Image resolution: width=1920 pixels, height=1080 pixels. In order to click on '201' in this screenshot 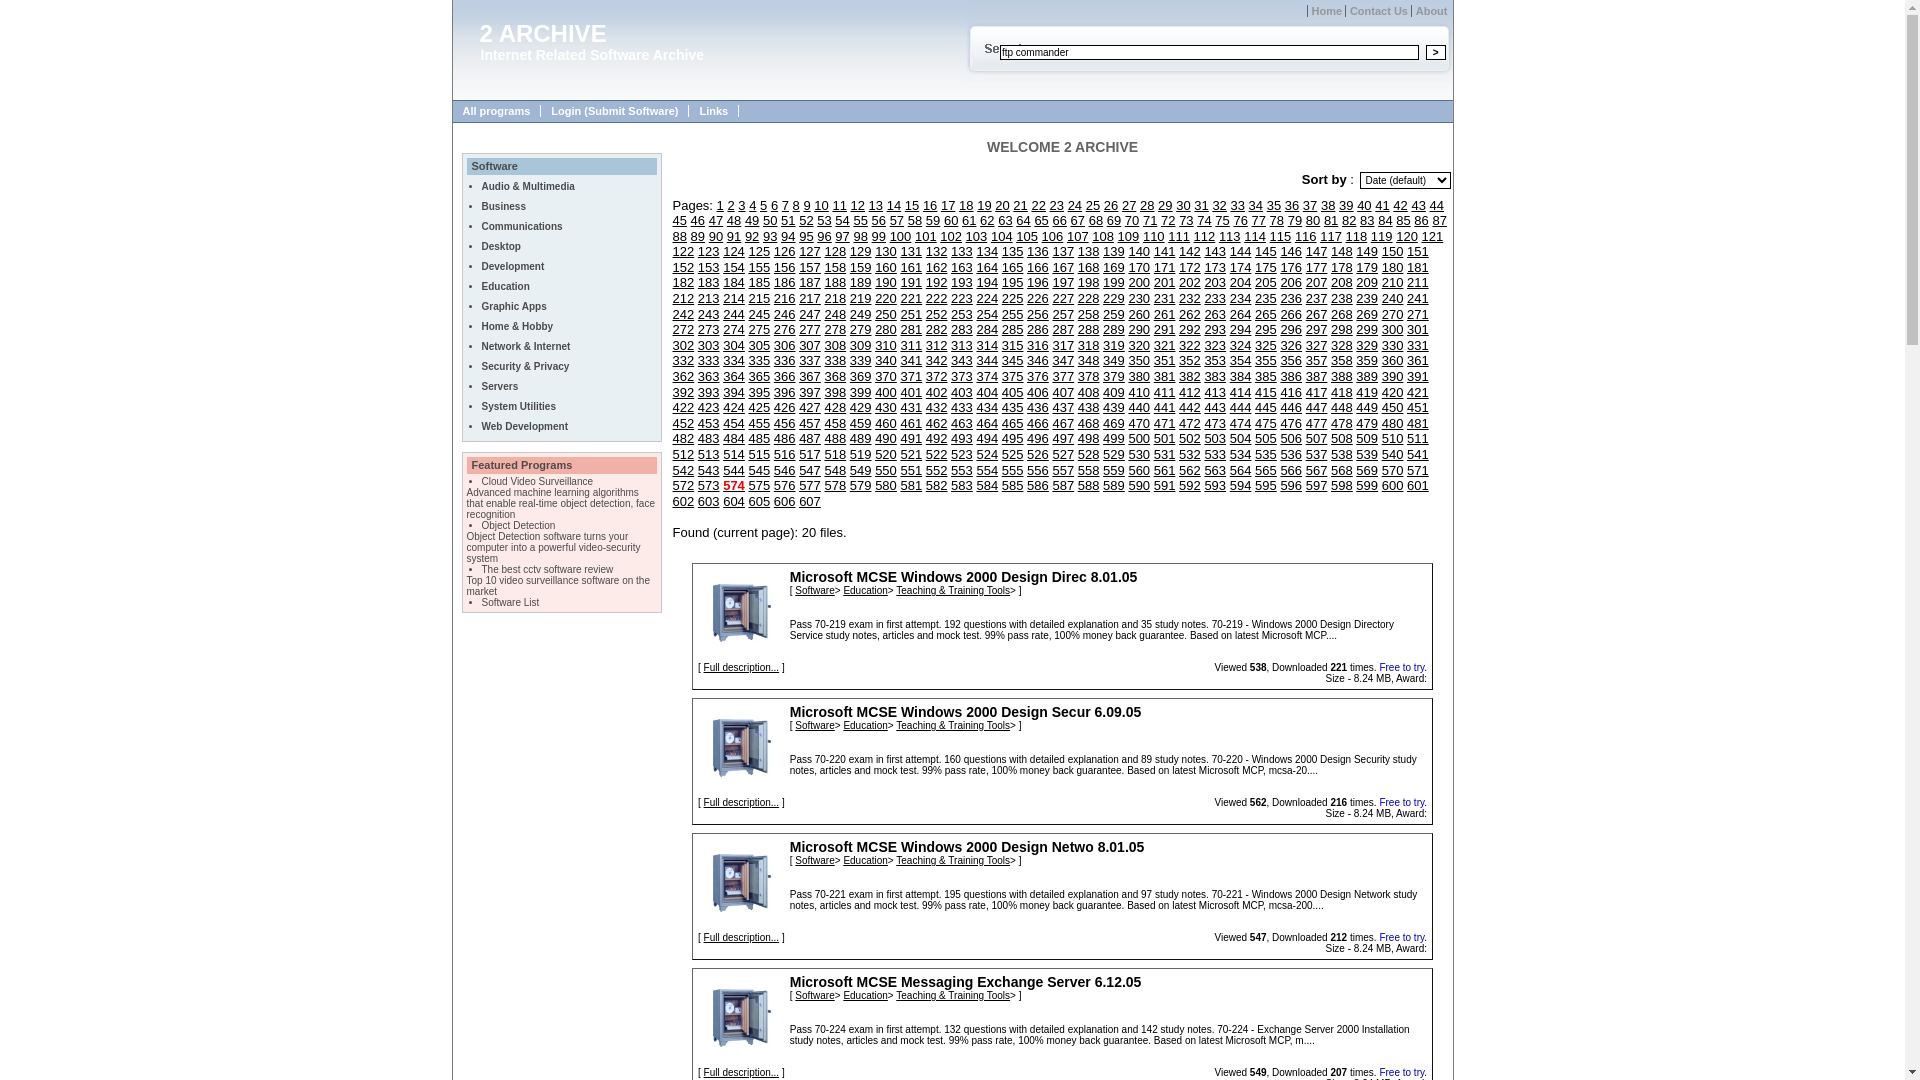, I will do `click(1165, 282)`.